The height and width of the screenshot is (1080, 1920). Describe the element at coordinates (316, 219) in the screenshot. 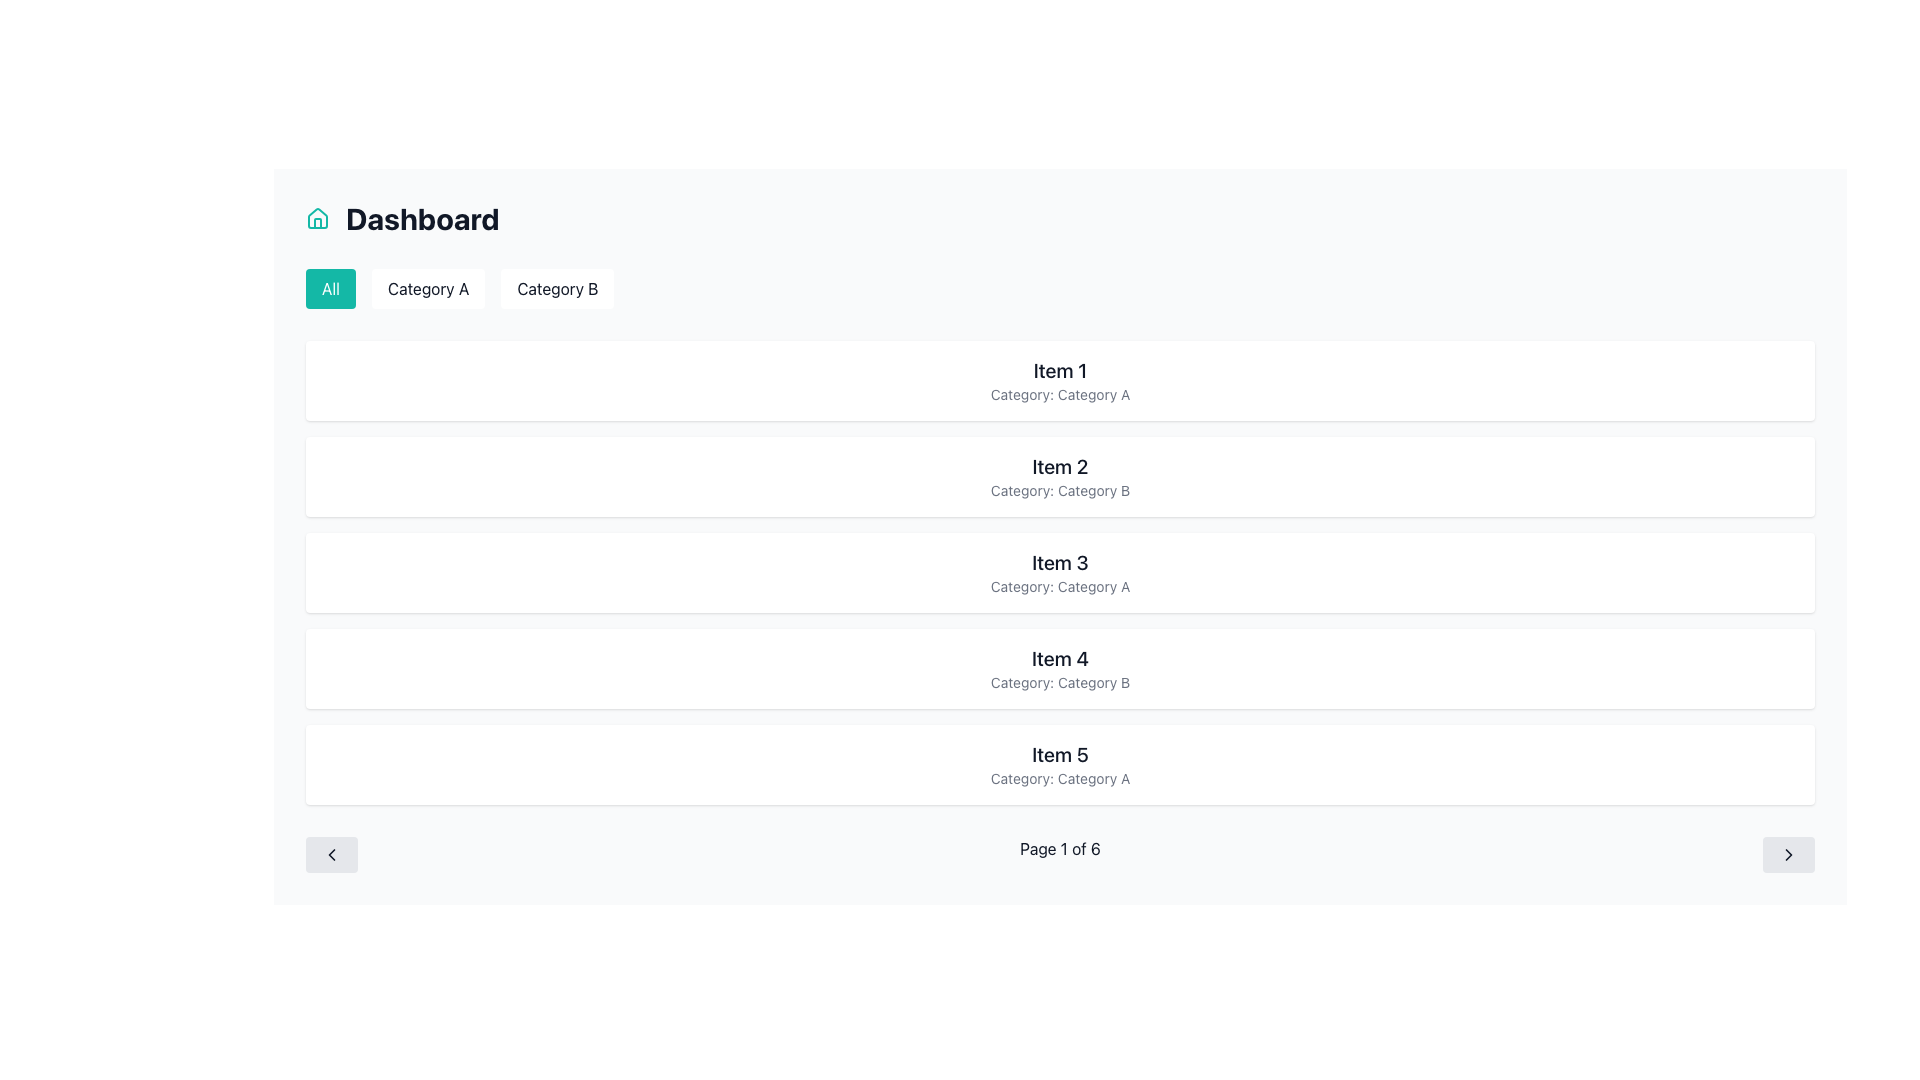

I see `the Dashboard icon located at the top-left corner of the page, which visually indicates the main page` at that location.